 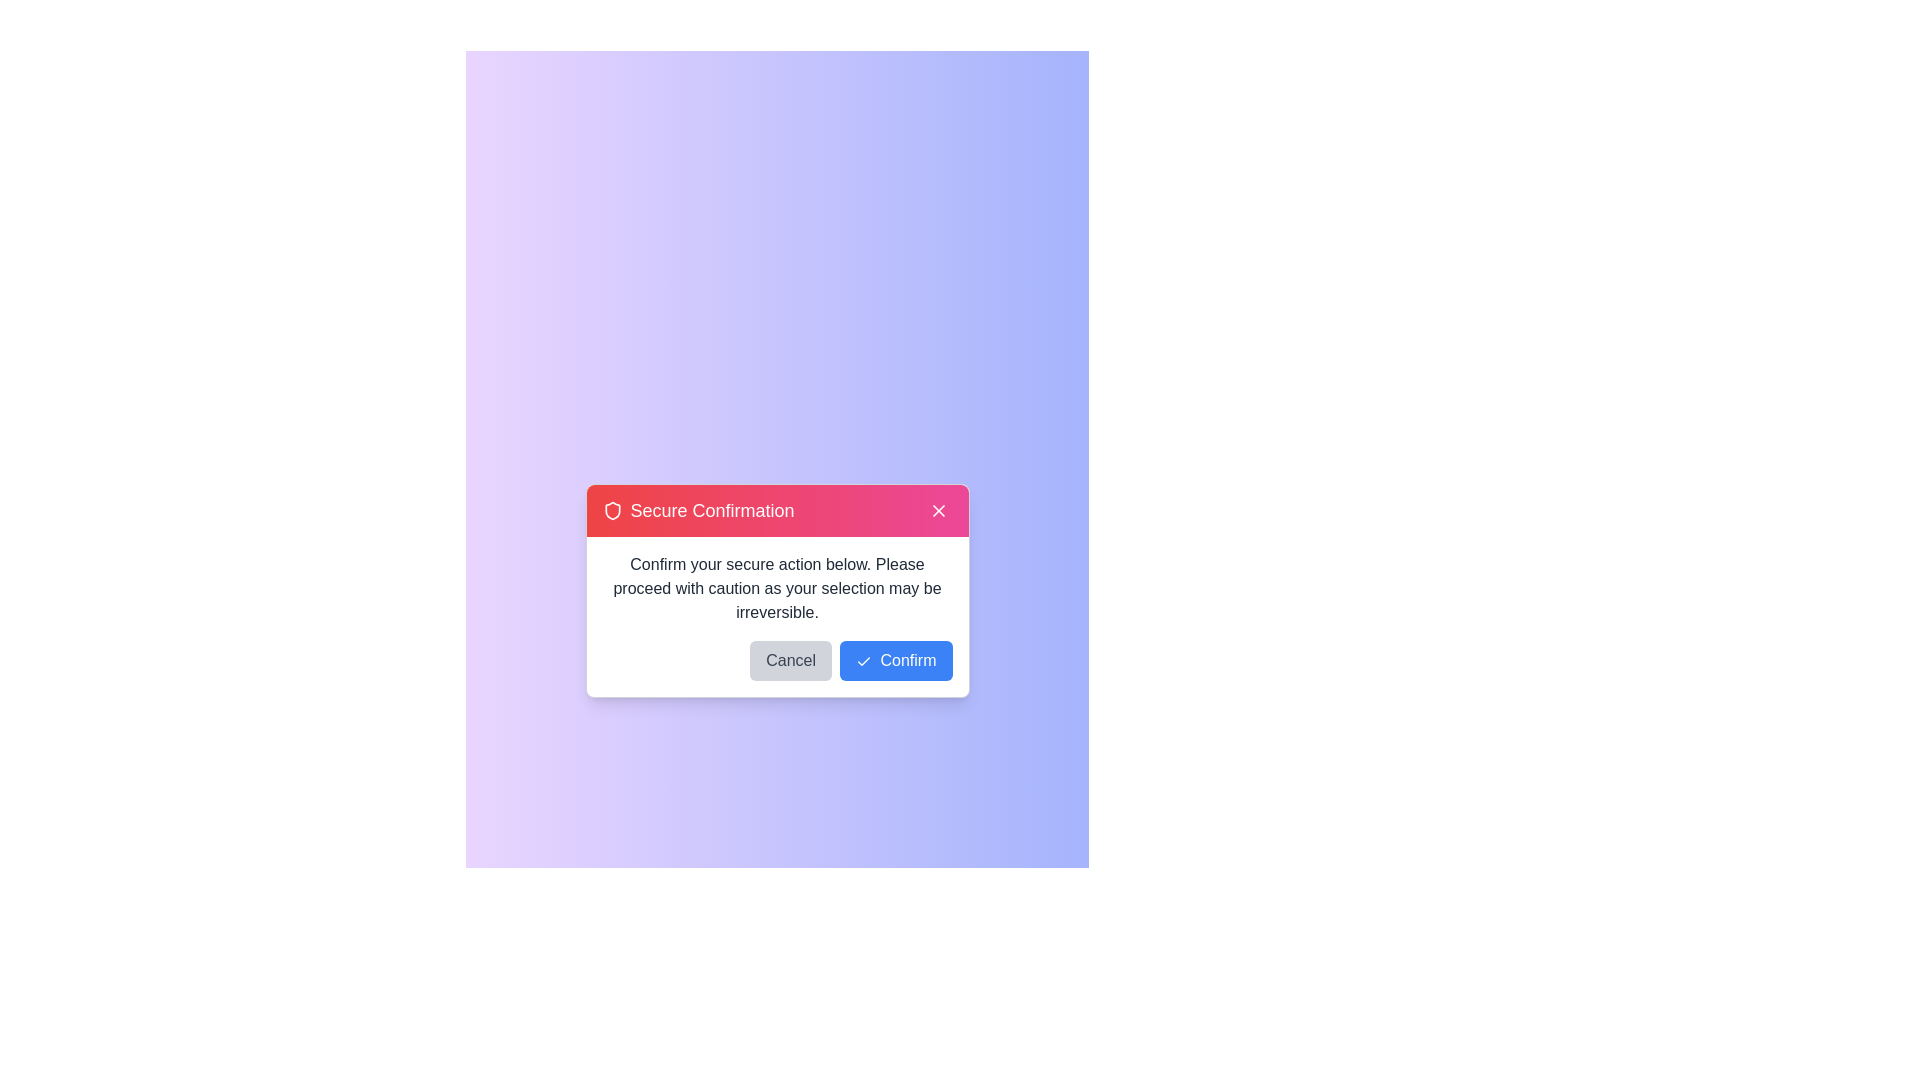 What do you see at coordinates (937, 509) in the screenshot?
I see `the red 'X' button located in the top-right corner of the red header section` at bounding box center [937, 509].